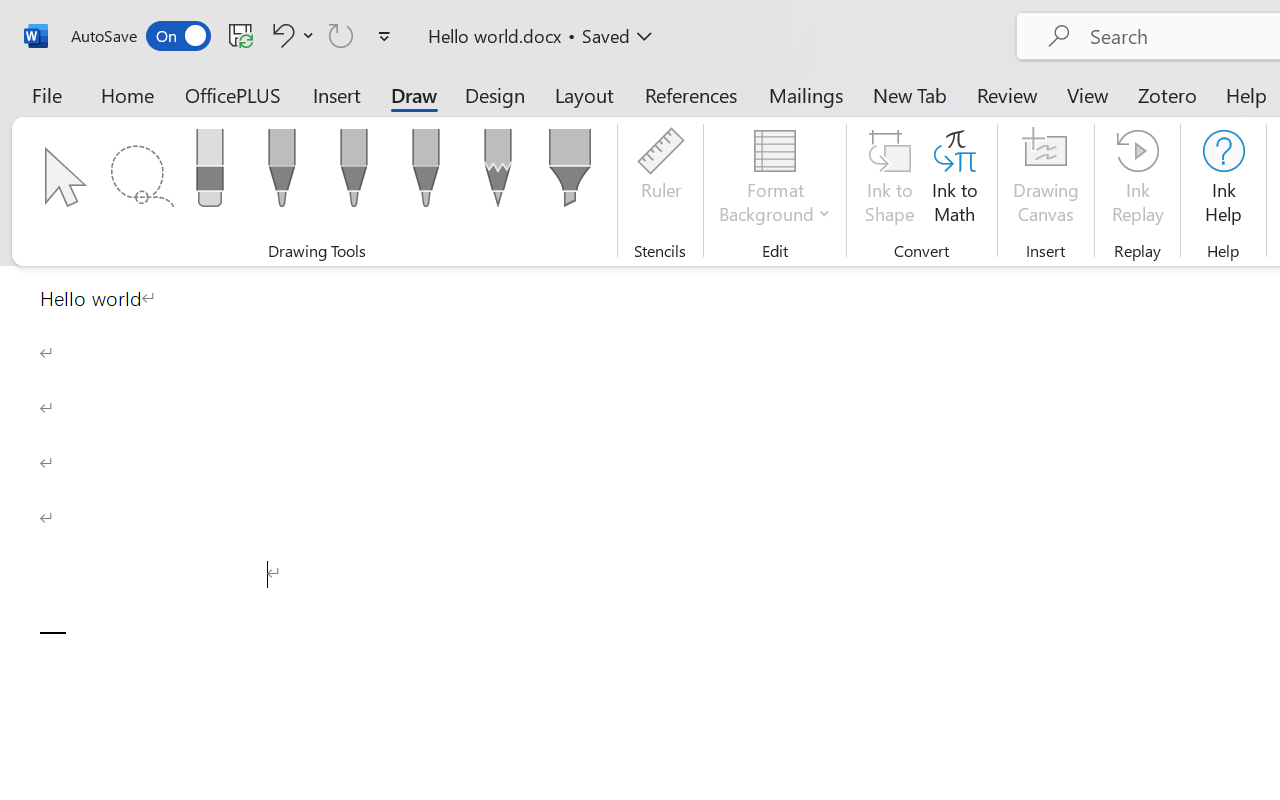  I want to click on 'Save', so click(240, 34).